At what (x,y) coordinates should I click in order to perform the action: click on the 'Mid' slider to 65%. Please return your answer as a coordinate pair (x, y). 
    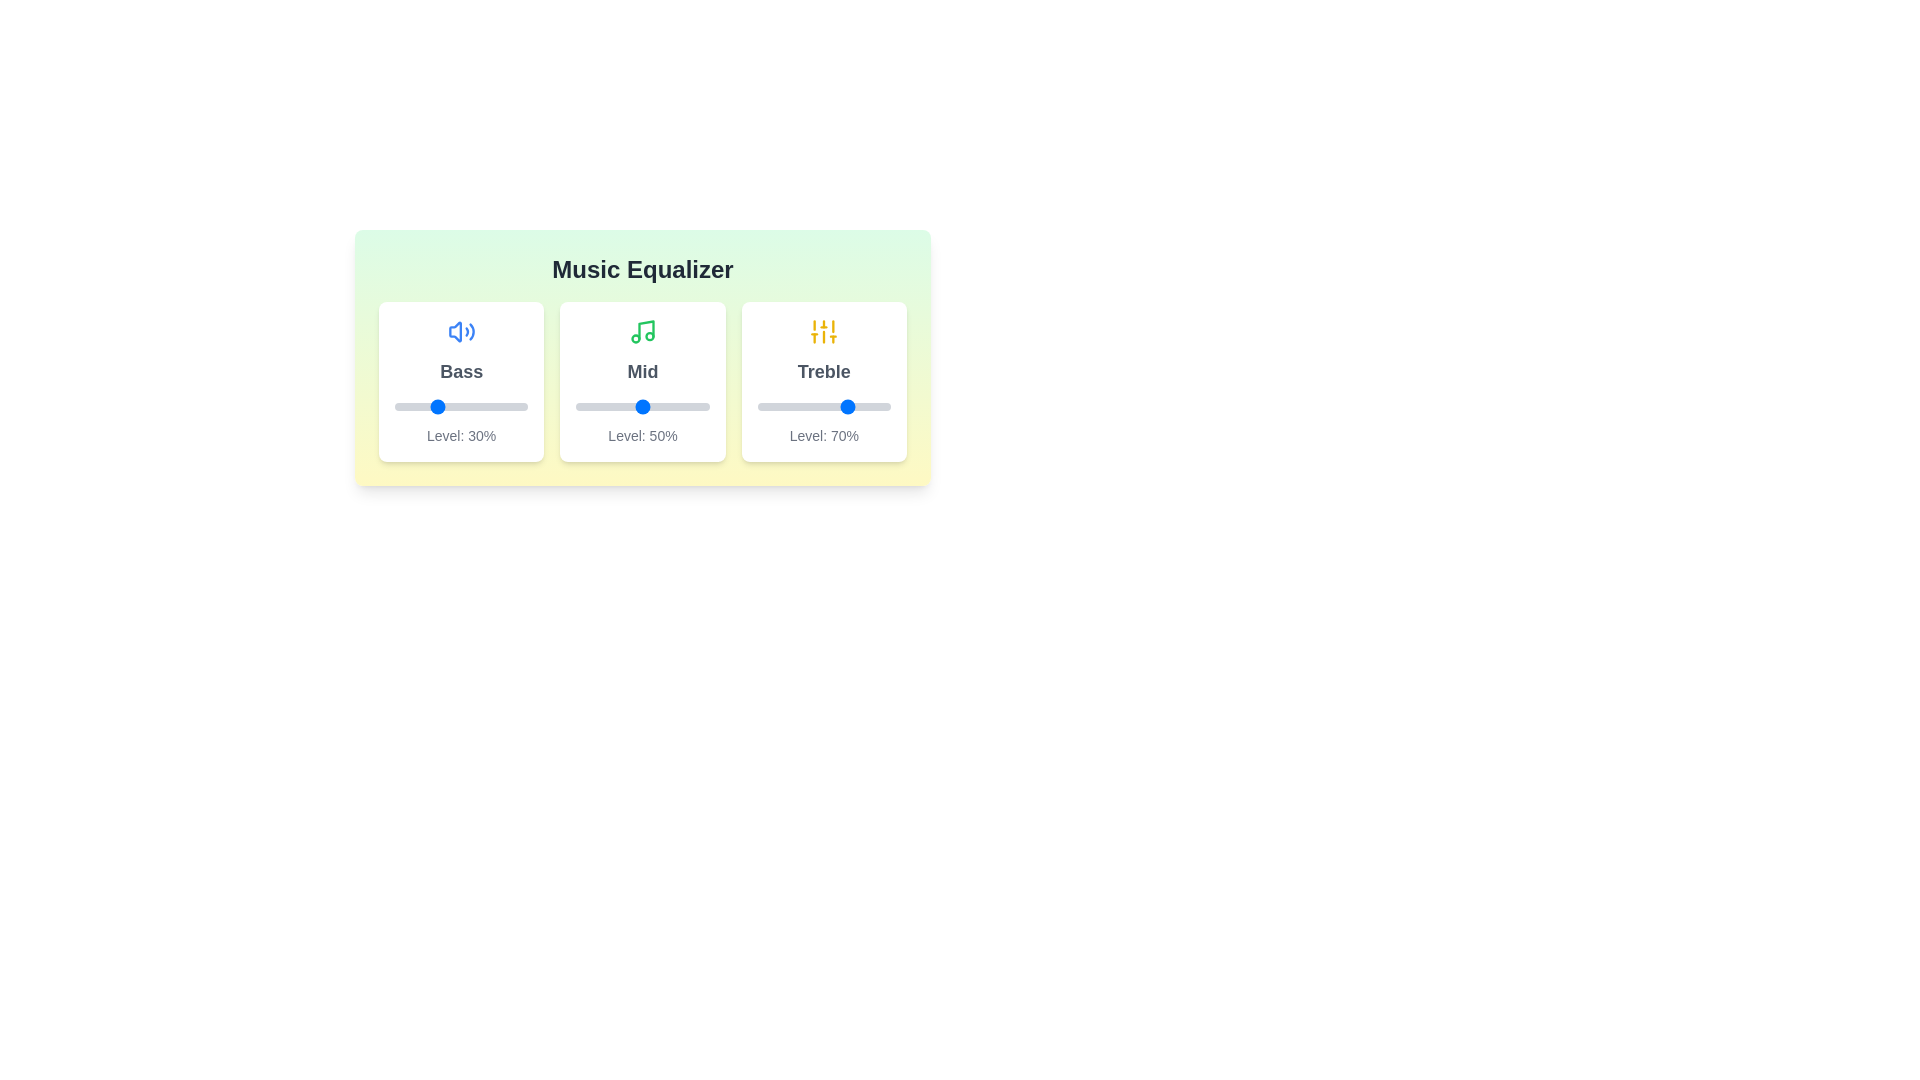
    Looking at the image, I should click on (662, 406).